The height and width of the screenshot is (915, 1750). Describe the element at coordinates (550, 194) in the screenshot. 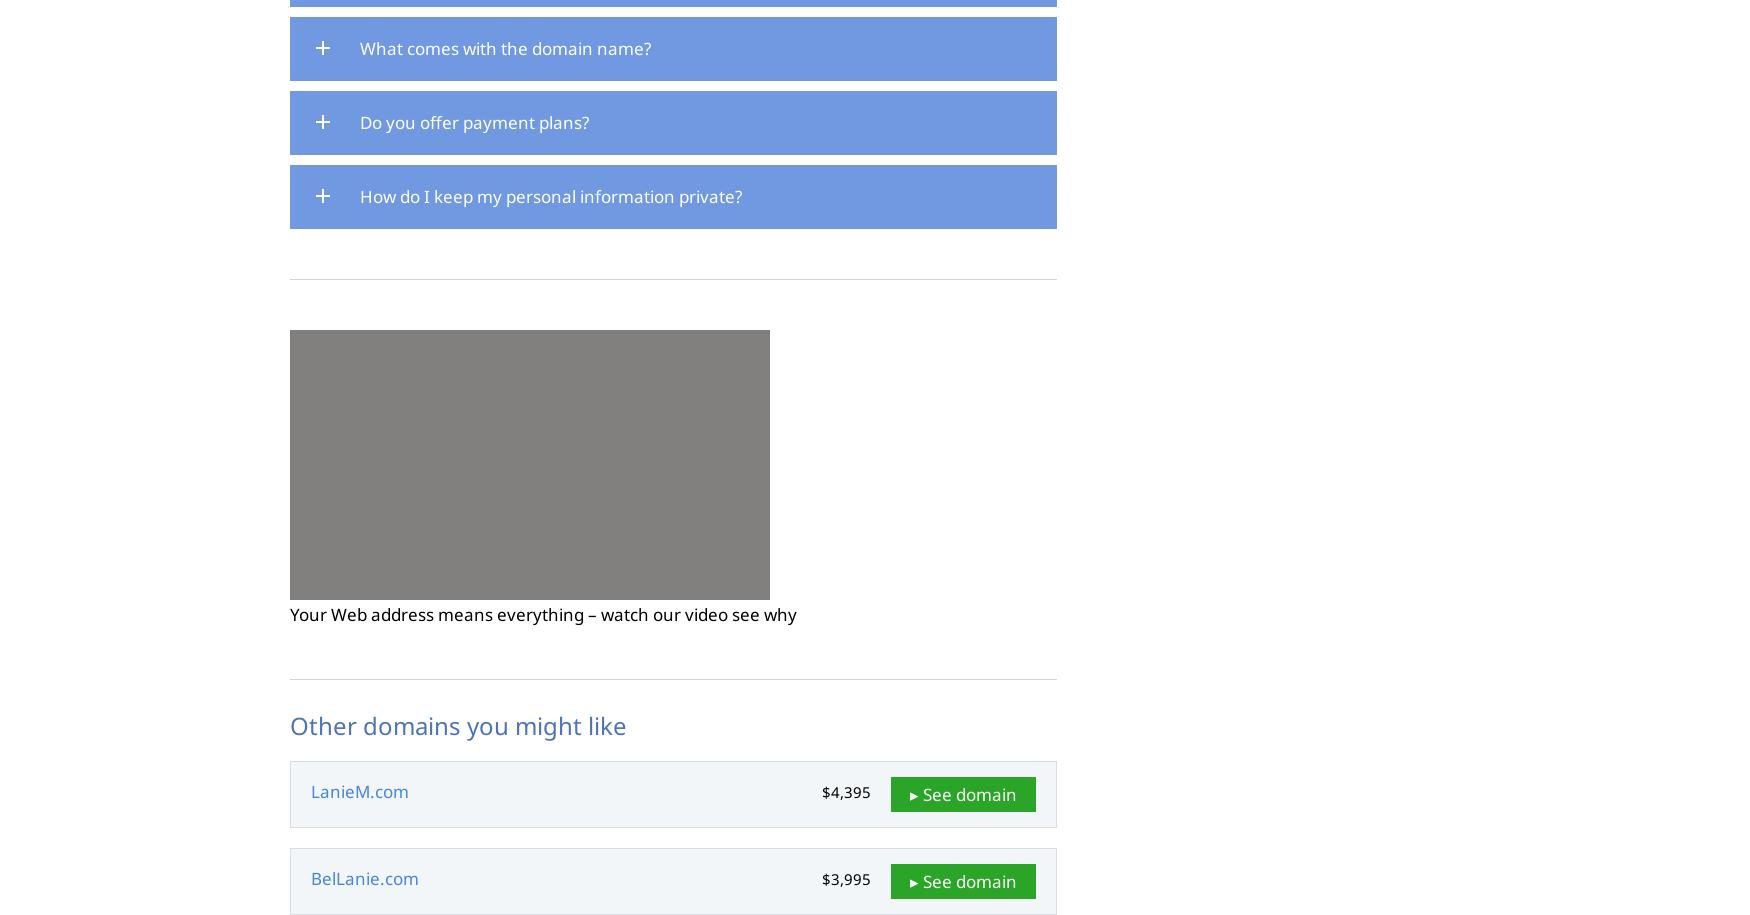

I see `'How do I keep my personal information private?'` at that location.